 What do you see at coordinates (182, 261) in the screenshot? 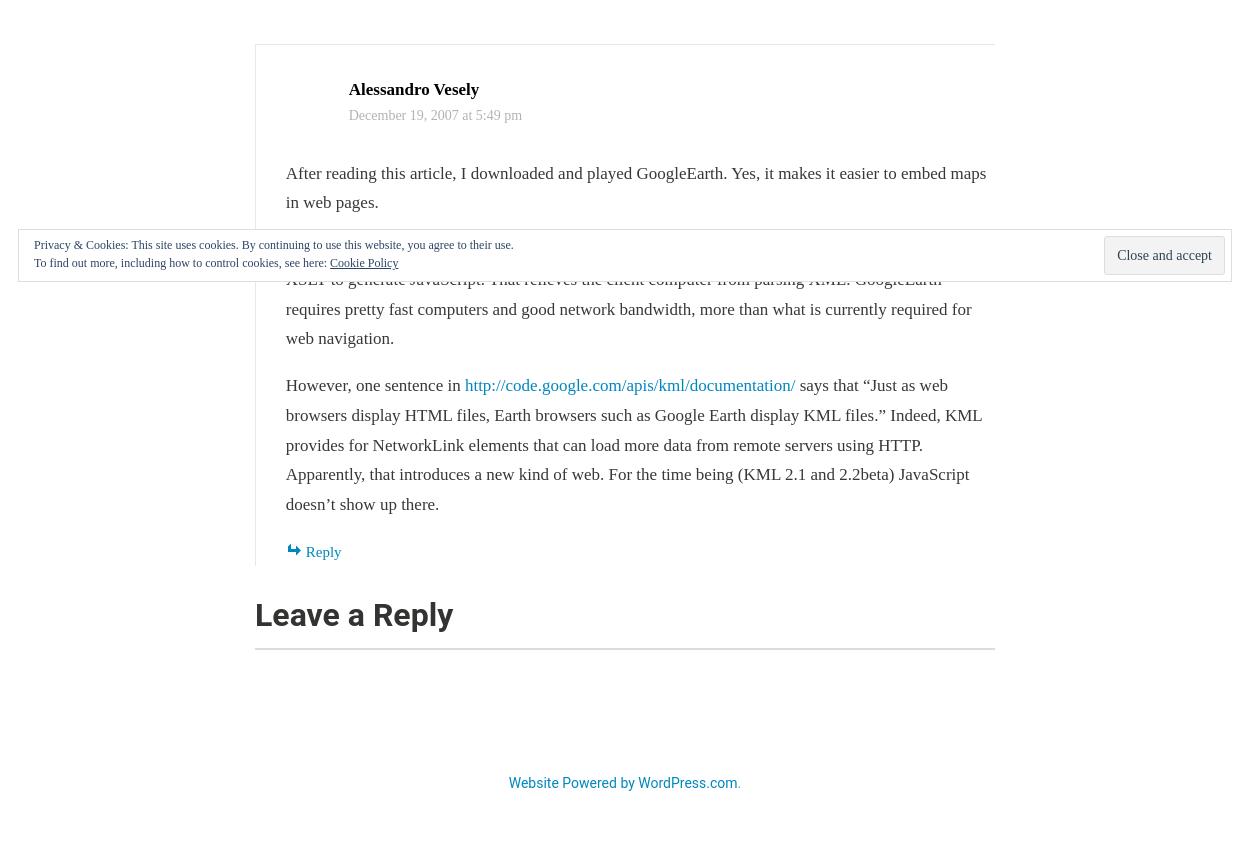
I see `'To find out more, including how to control cookies, see here:'` at bounding box center [182, 261].